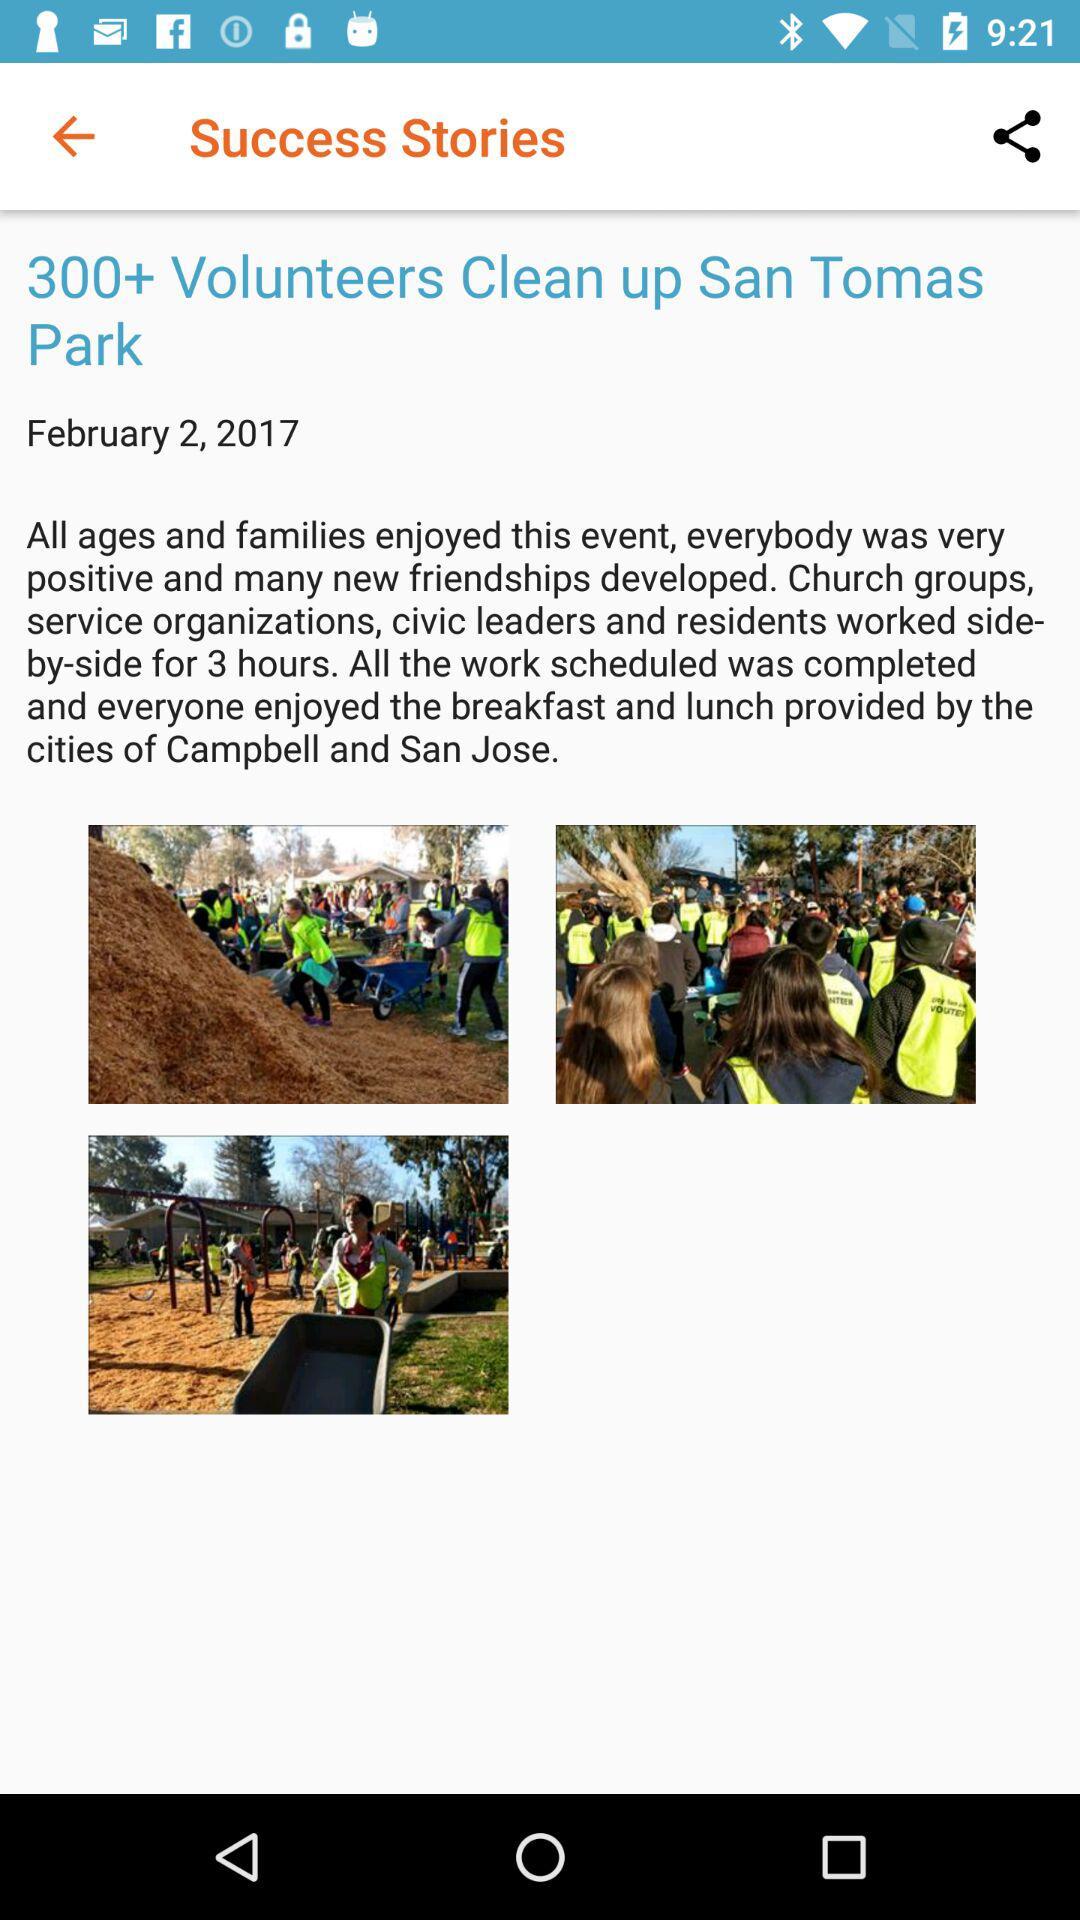 This screenshot has height=1920, width=1080. Describe the element at coordinates (298, 1274) in the screenshot. I see `choose photo` at that location.